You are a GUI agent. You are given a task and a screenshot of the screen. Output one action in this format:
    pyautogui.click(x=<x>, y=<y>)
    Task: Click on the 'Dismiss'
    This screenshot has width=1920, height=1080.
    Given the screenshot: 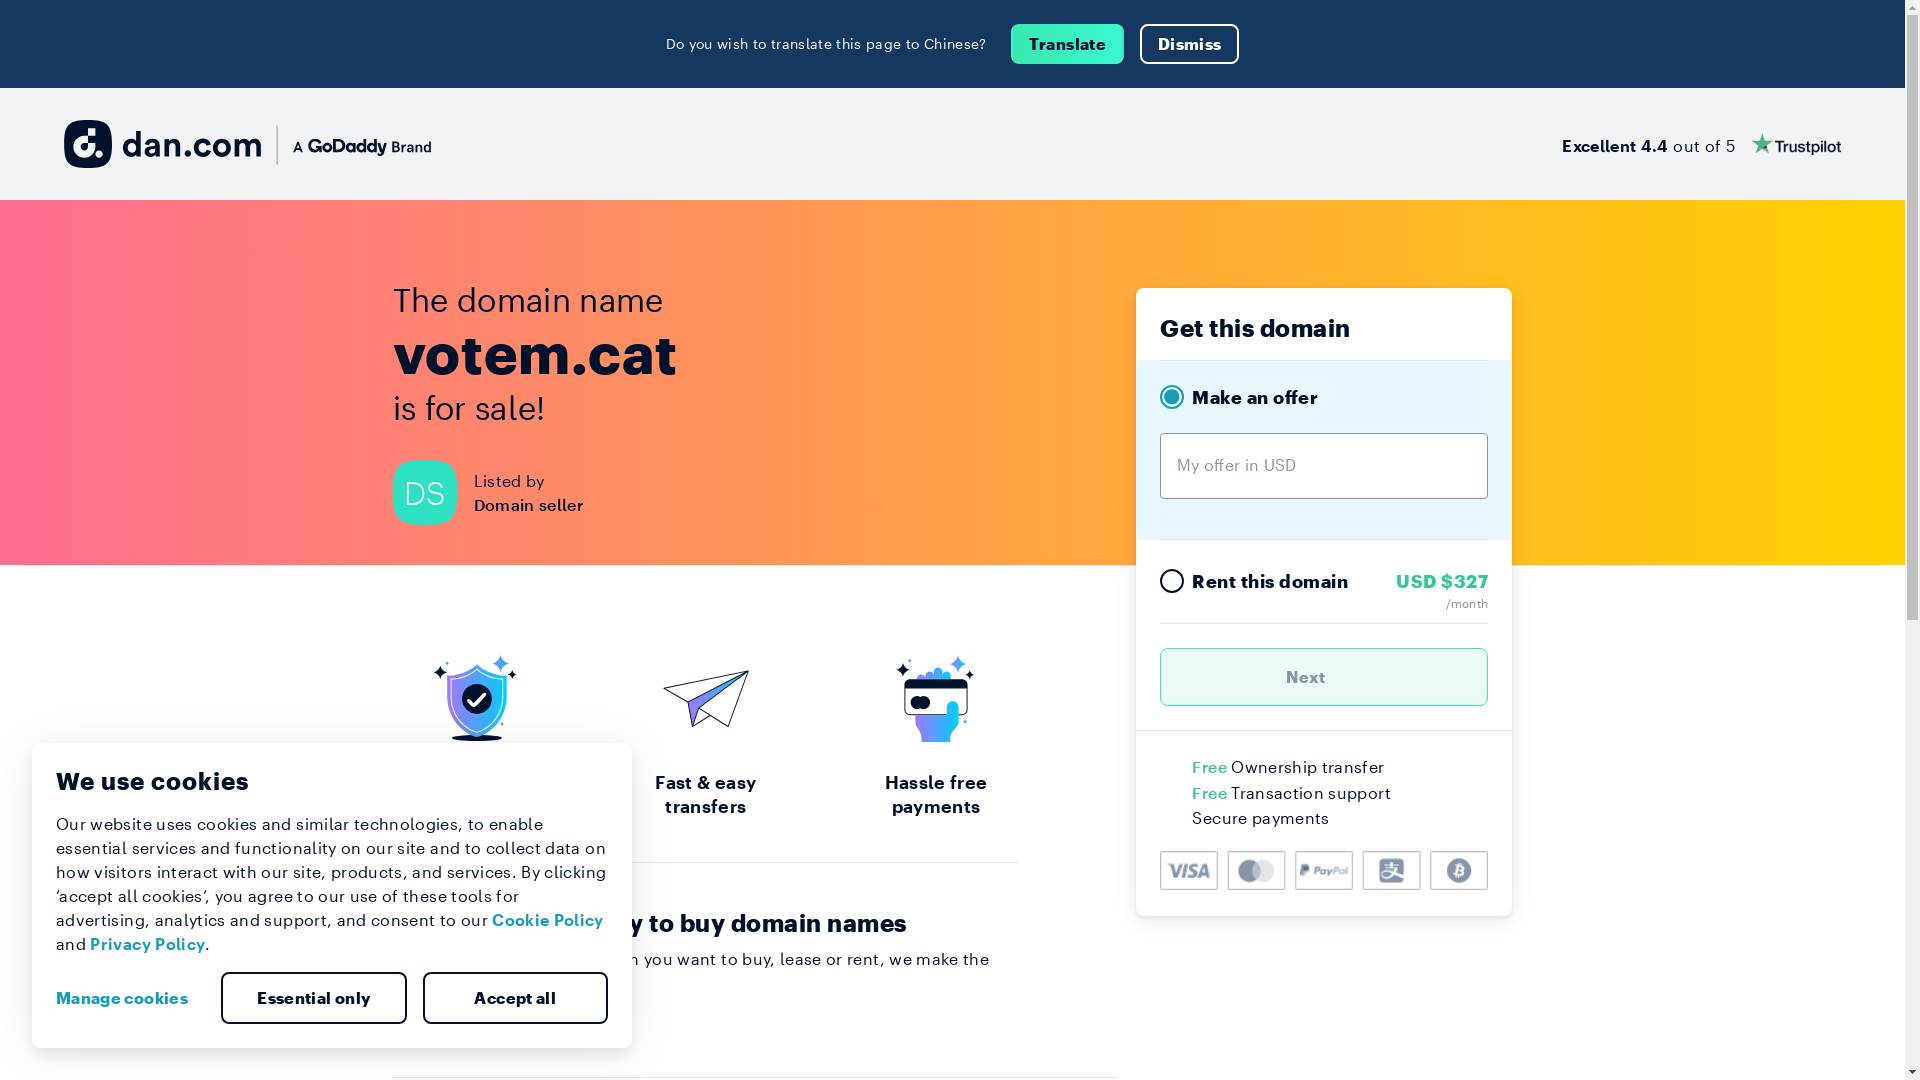 What is the action you would take?
    pyautogui.click(x=1189, y=43)
    